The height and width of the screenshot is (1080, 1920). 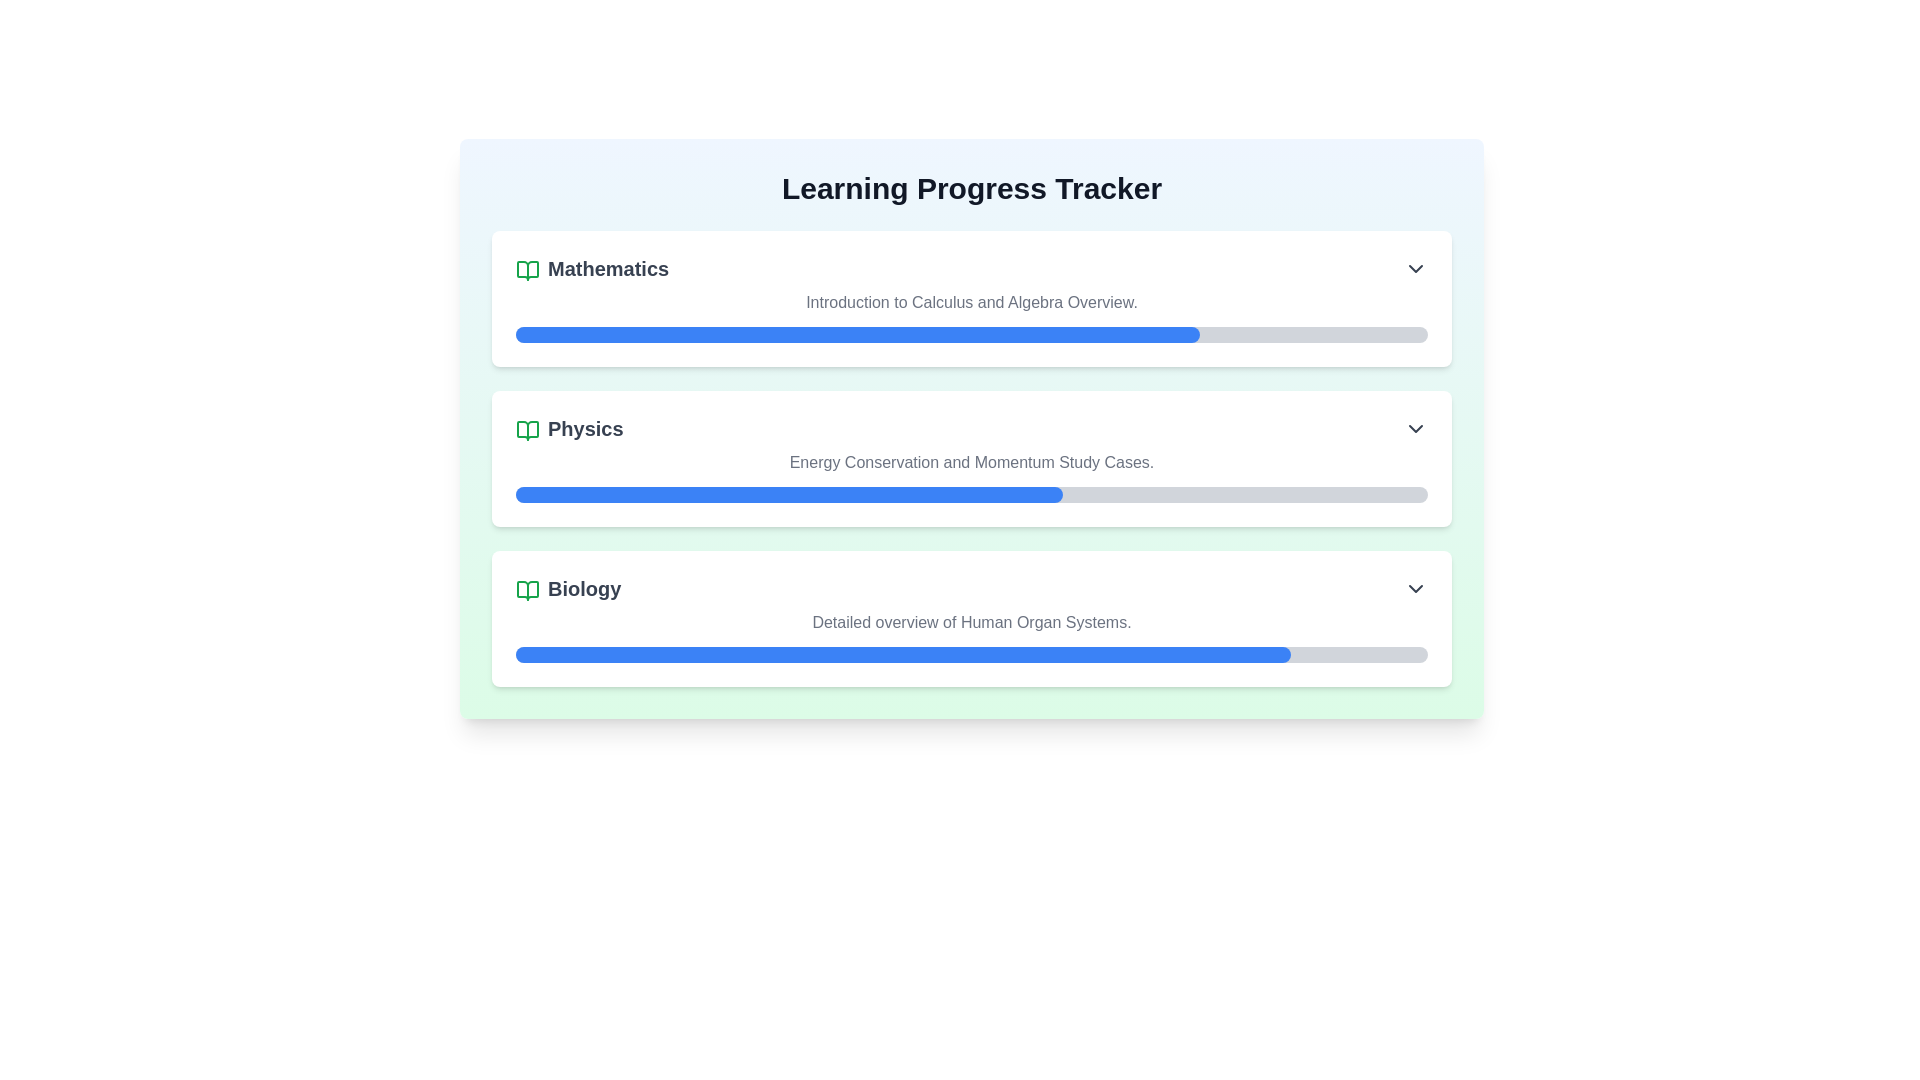 What do you see at coordinates (971, 303) in the screenshot?
I see `the text label located below the 'Mathematics' header and above the progress bar, centrally aligned within its section` at bounding box center [971, 303].